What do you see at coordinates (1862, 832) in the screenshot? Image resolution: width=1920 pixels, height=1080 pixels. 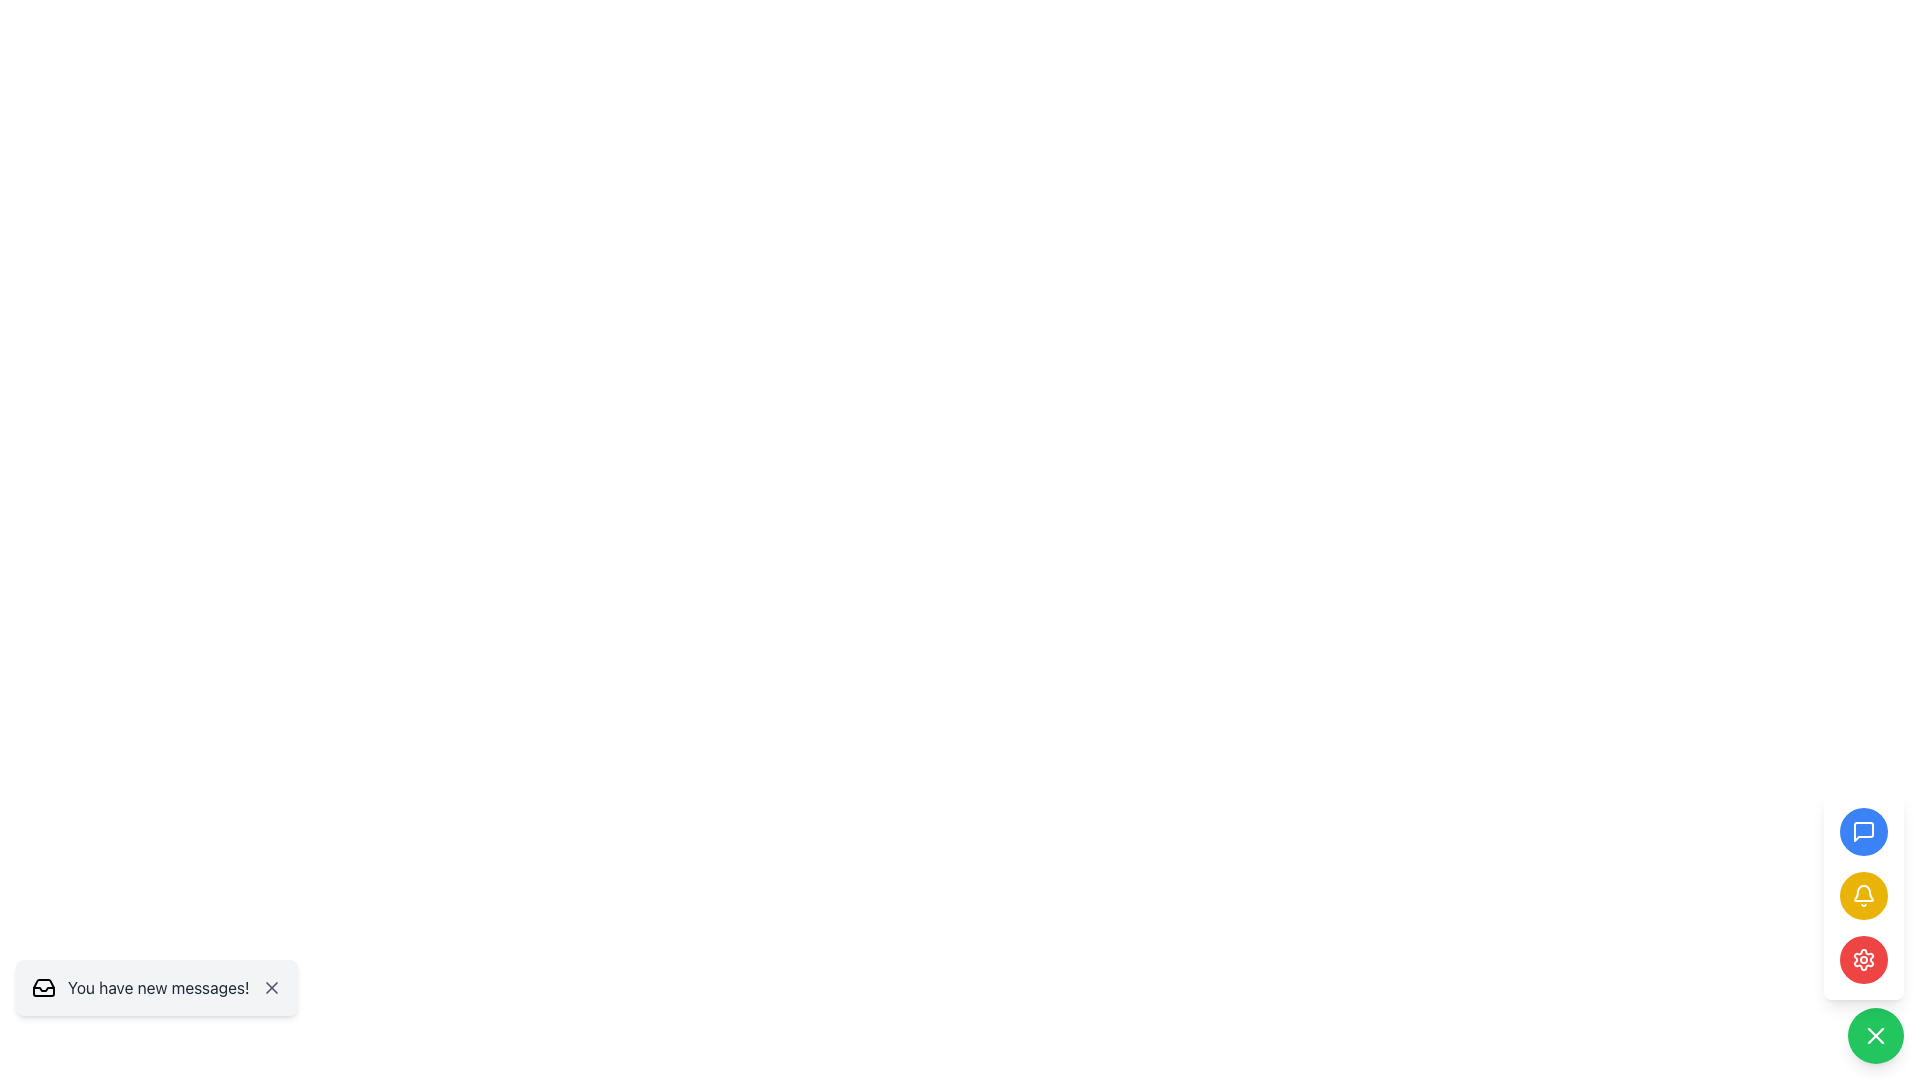 I see `the topmost blue circular button that represents messaging or communication` at bounding box center [1862, 832].